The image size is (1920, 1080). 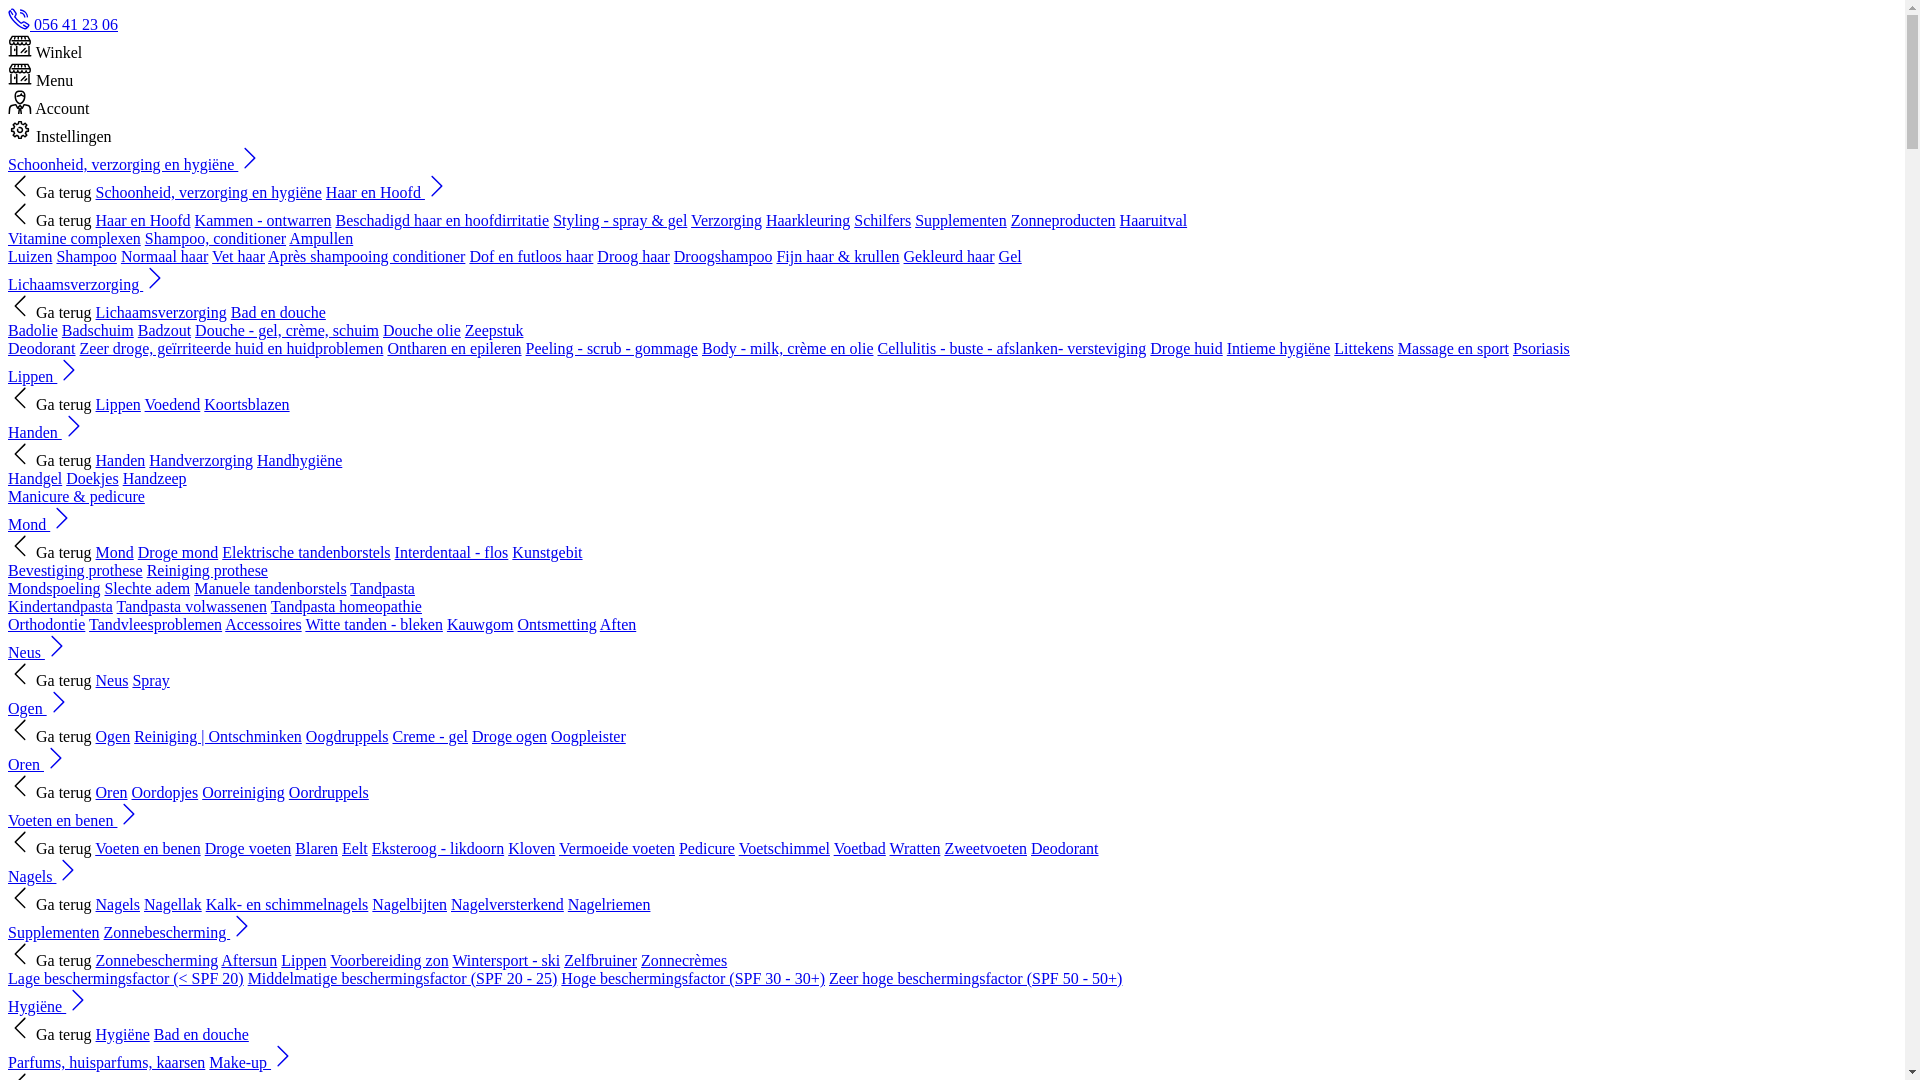 I want to click on 'Zeer hoge beschermingsfactor (SPF 50 - 50+)', so click(x=975, y=977).